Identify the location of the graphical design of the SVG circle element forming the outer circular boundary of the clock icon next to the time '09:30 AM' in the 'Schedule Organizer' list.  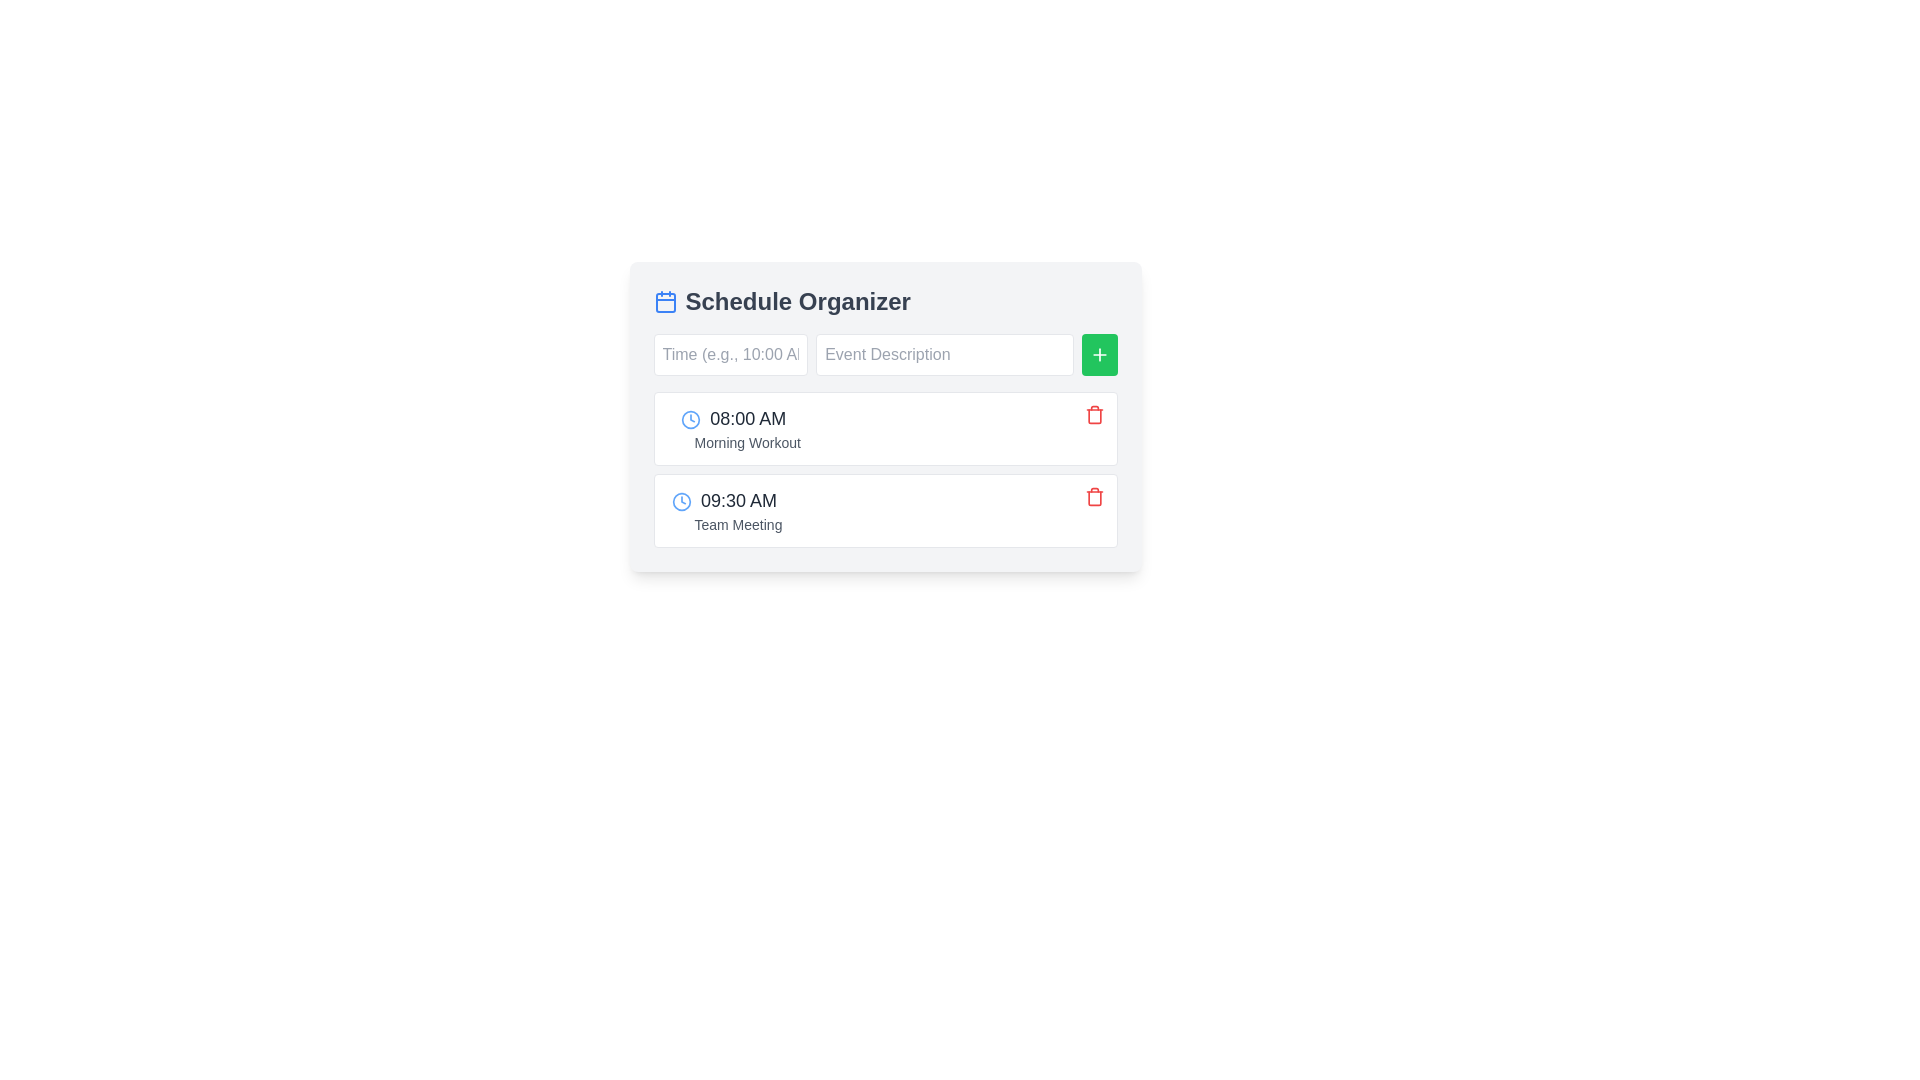
(691, 419).